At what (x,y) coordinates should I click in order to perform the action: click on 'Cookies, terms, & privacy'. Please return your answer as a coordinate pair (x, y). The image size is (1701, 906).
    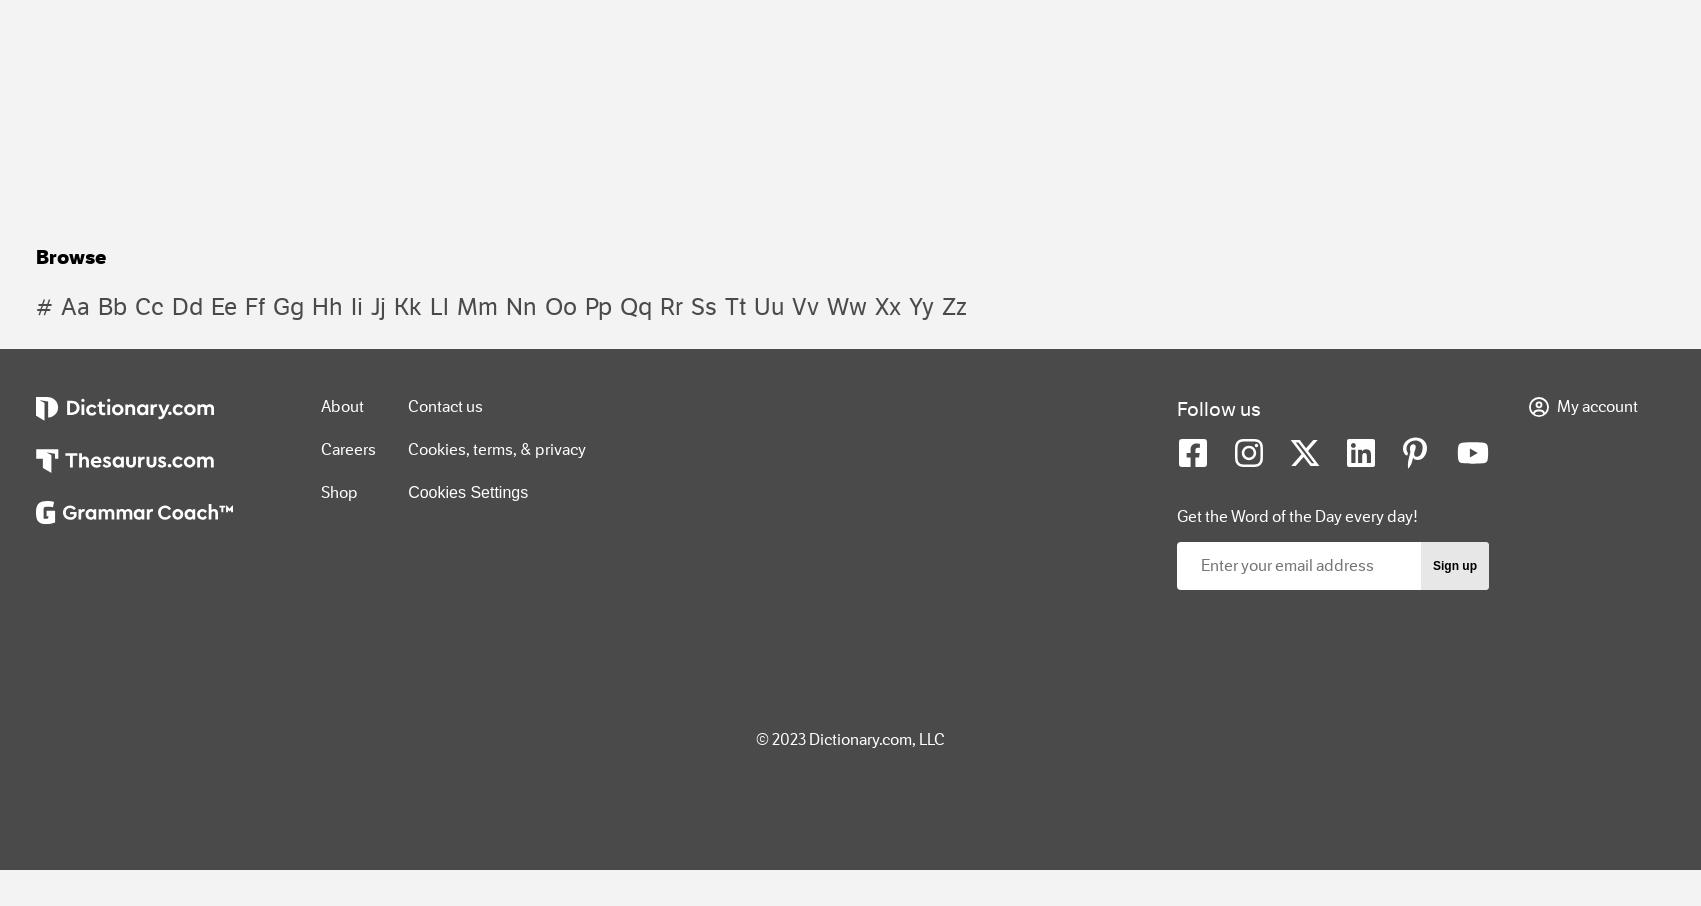
    Looking at the image, I should click on (497, 448).